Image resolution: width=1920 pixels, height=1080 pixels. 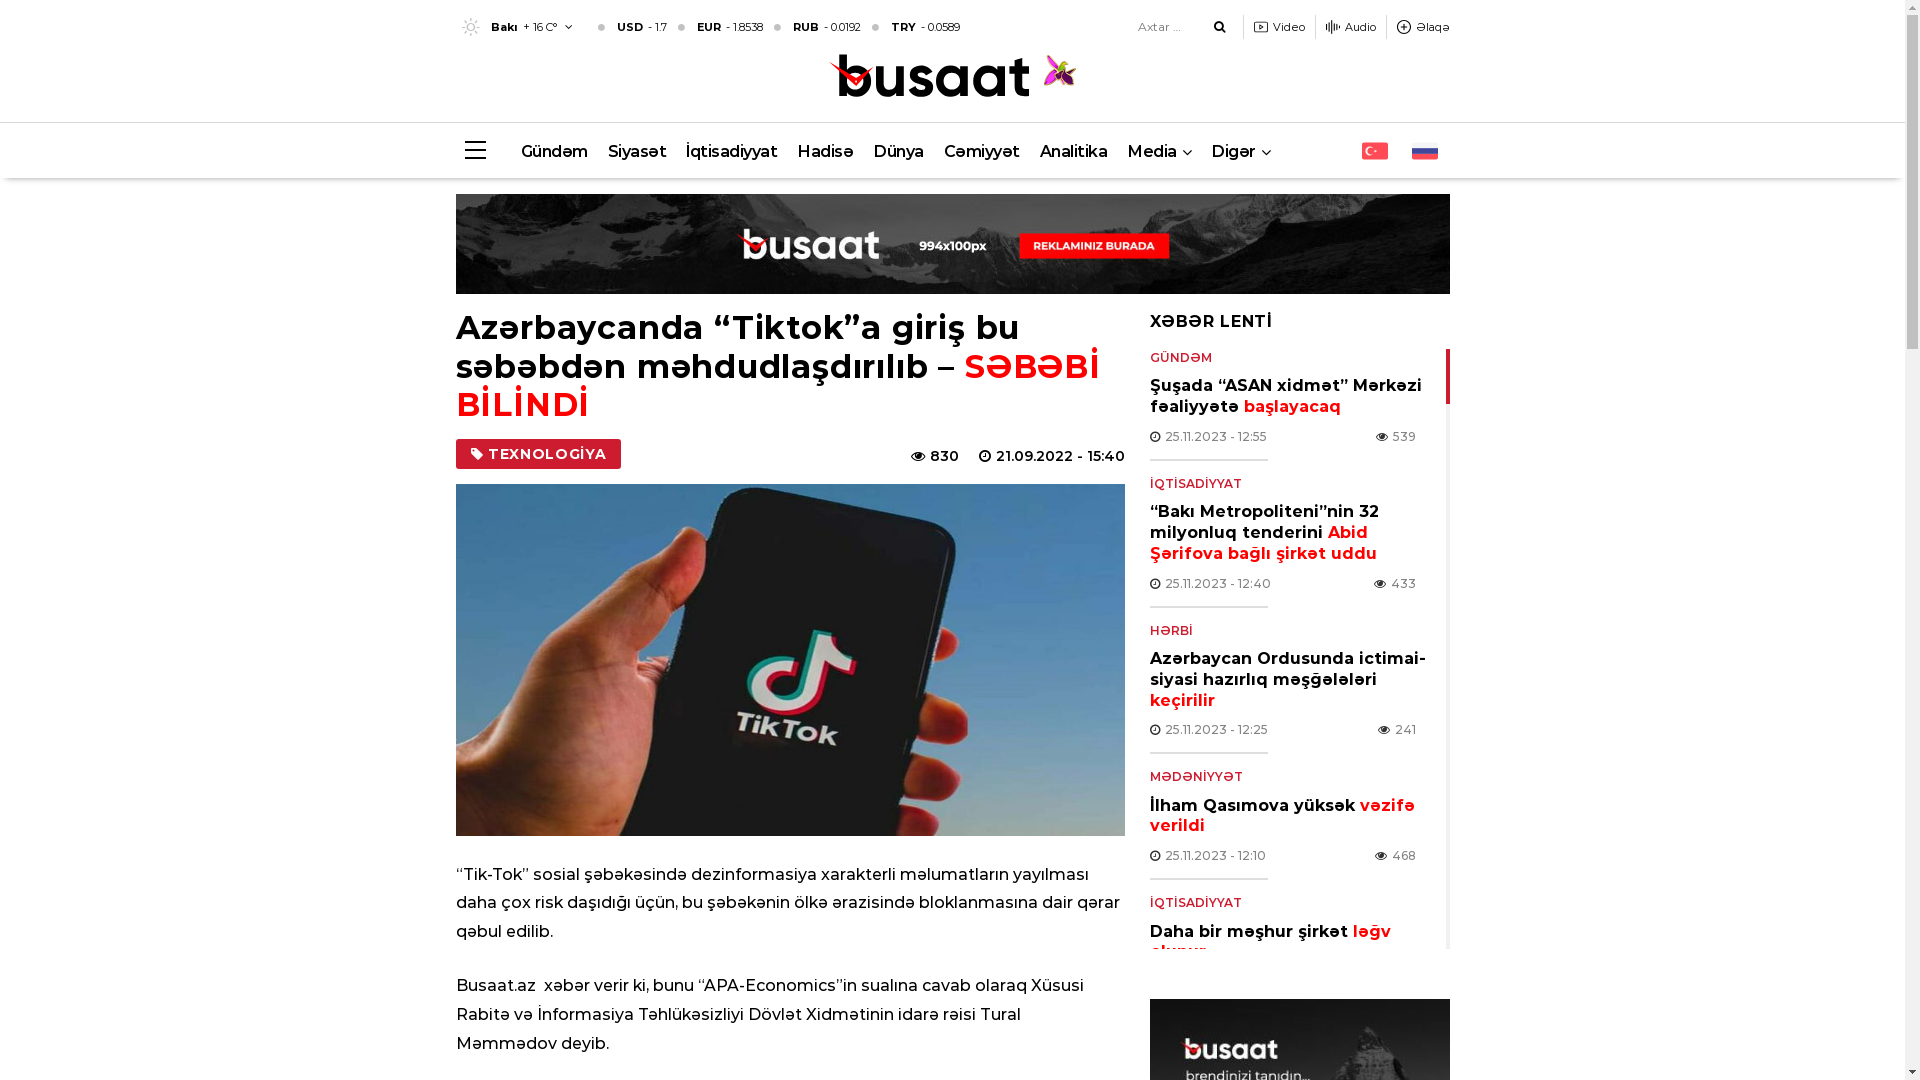 I want to click on 'Busaat.az', so click(x=829, y=76).